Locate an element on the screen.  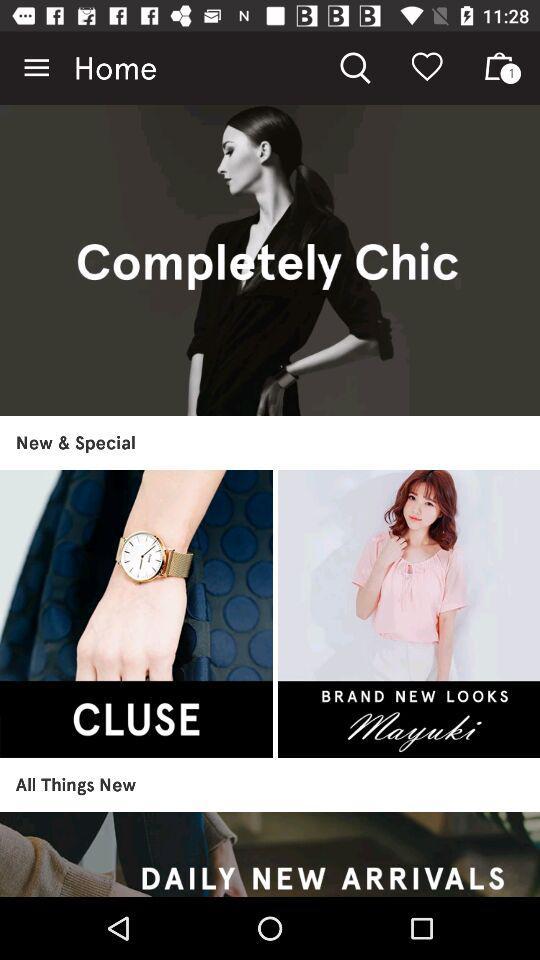
icon next to home item is located at coordinates (36, 68).